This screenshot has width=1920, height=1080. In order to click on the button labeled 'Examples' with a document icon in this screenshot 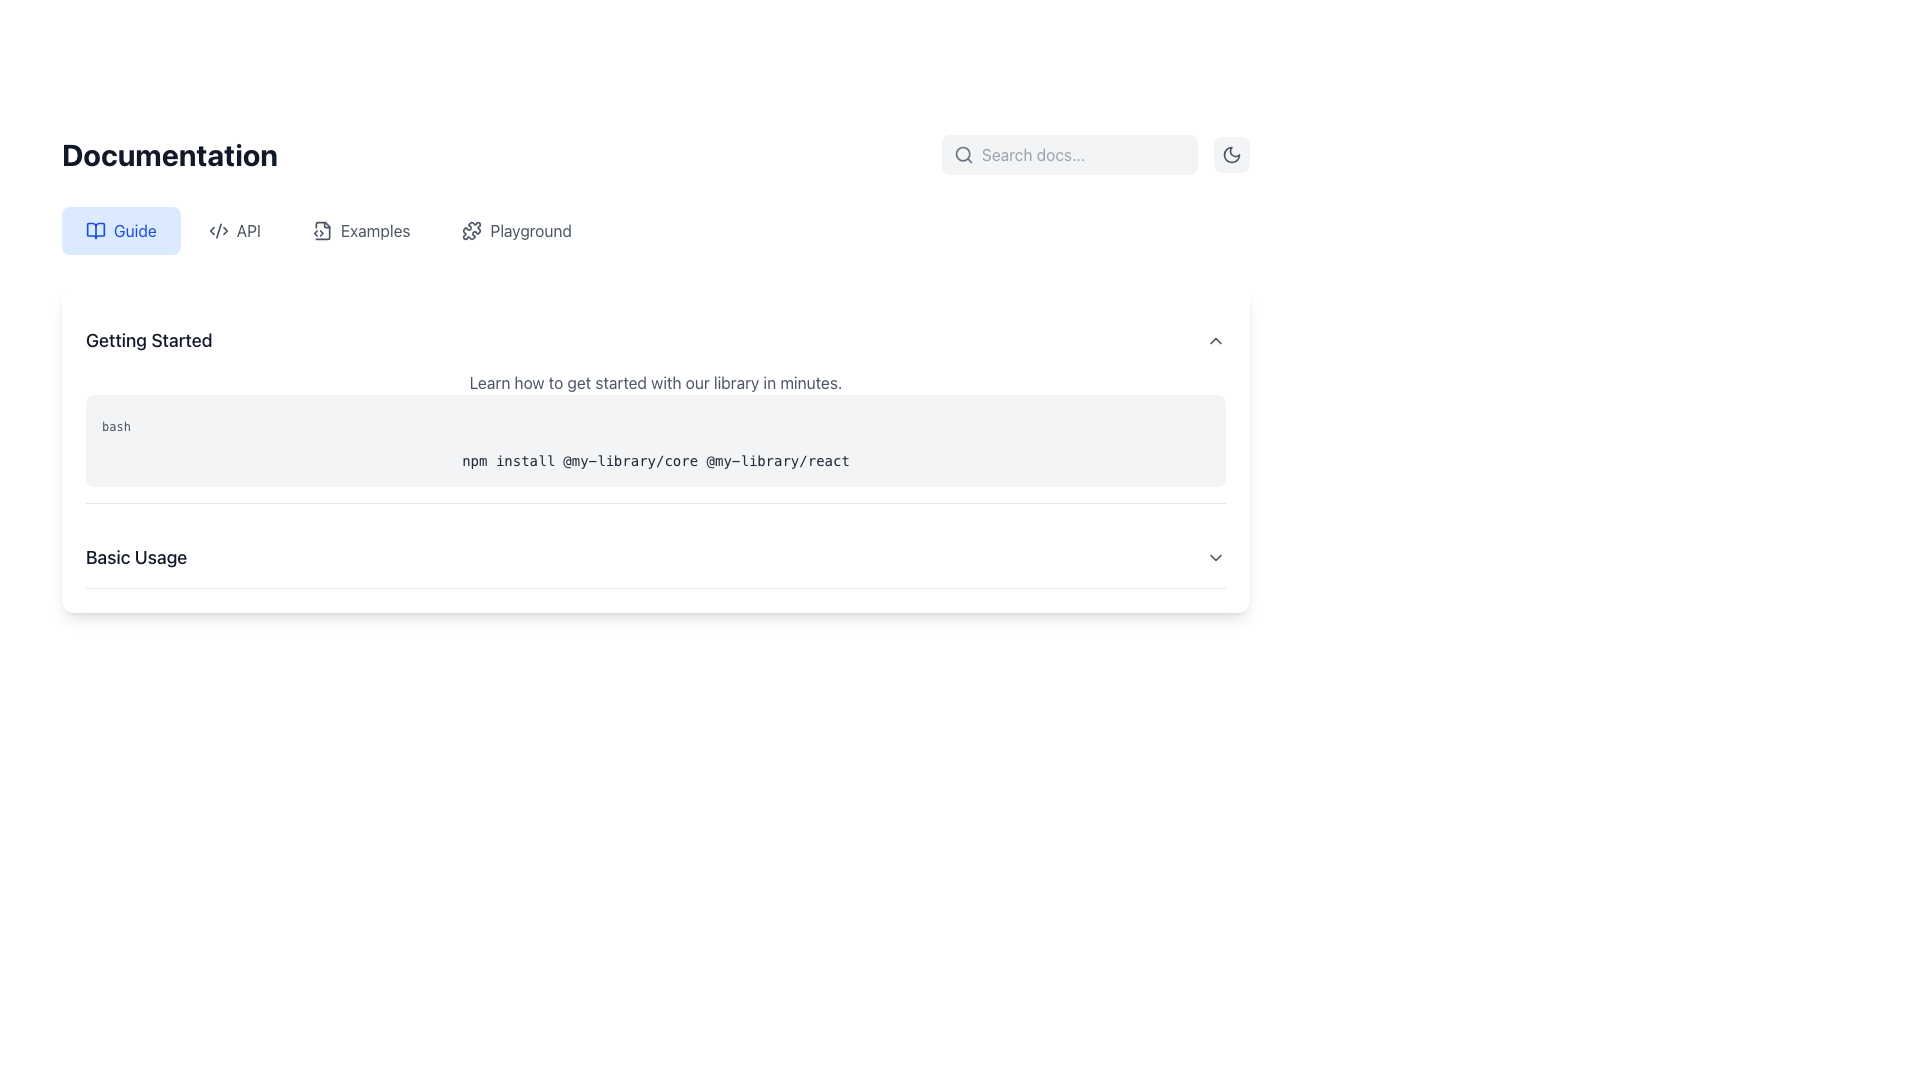, I will do `click(361, 230)`.